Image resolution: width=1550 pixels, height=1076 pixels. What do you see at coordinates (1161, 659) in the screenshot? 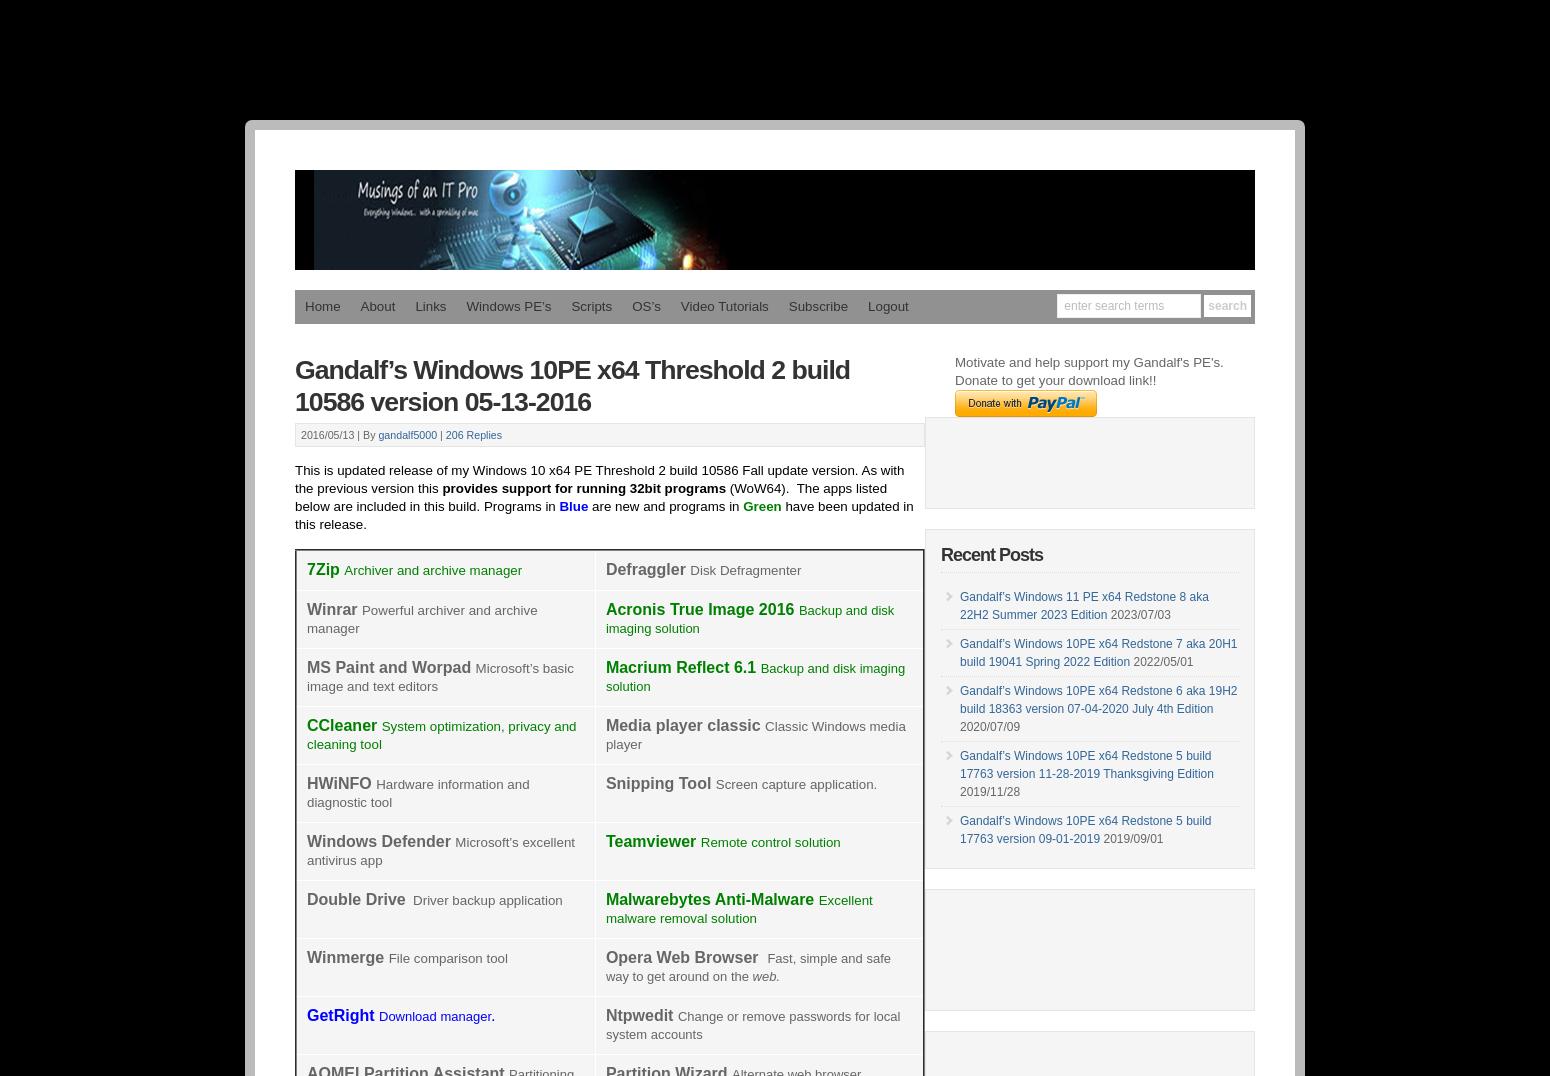
I see `'2022/05/01'` at bounding box center [1161, 659].